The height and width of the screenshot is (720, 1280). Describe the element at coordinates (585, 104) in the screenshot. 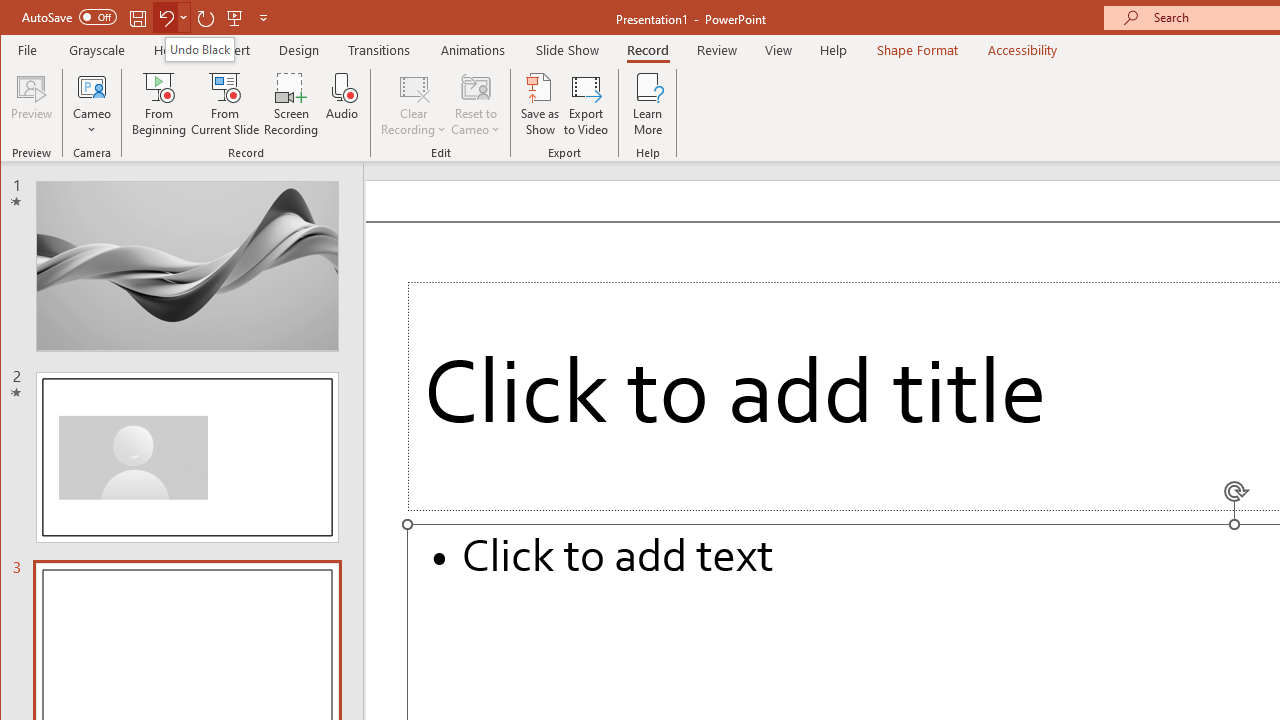

I see `'Export to Video'` at that location.